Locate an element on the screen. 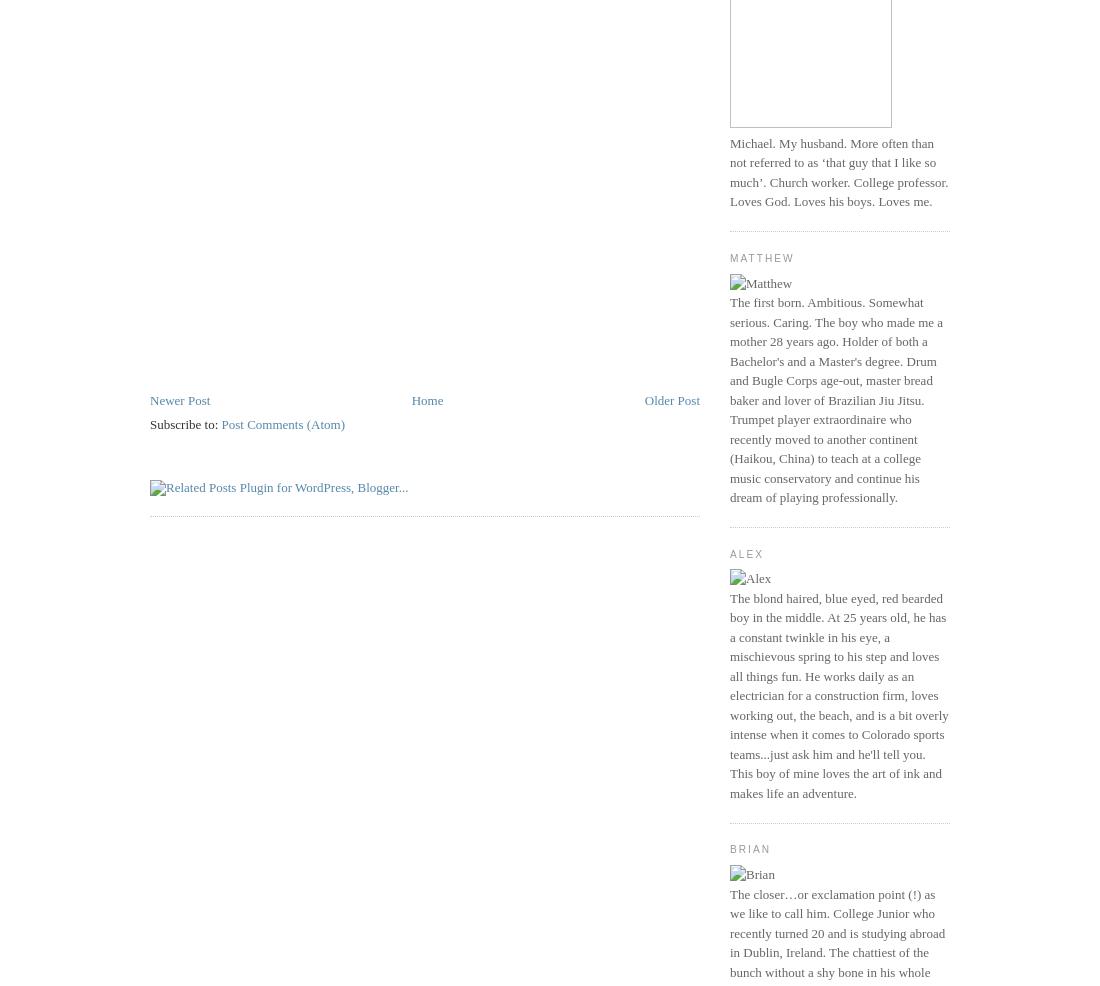  'Michael.  My husband.  More often than not referred to as ‘that guy that I like so much’.  Church worker.  College professor.  Loves God.  Loves his boys.  Loves me.' is located at coordinates (837, 170).